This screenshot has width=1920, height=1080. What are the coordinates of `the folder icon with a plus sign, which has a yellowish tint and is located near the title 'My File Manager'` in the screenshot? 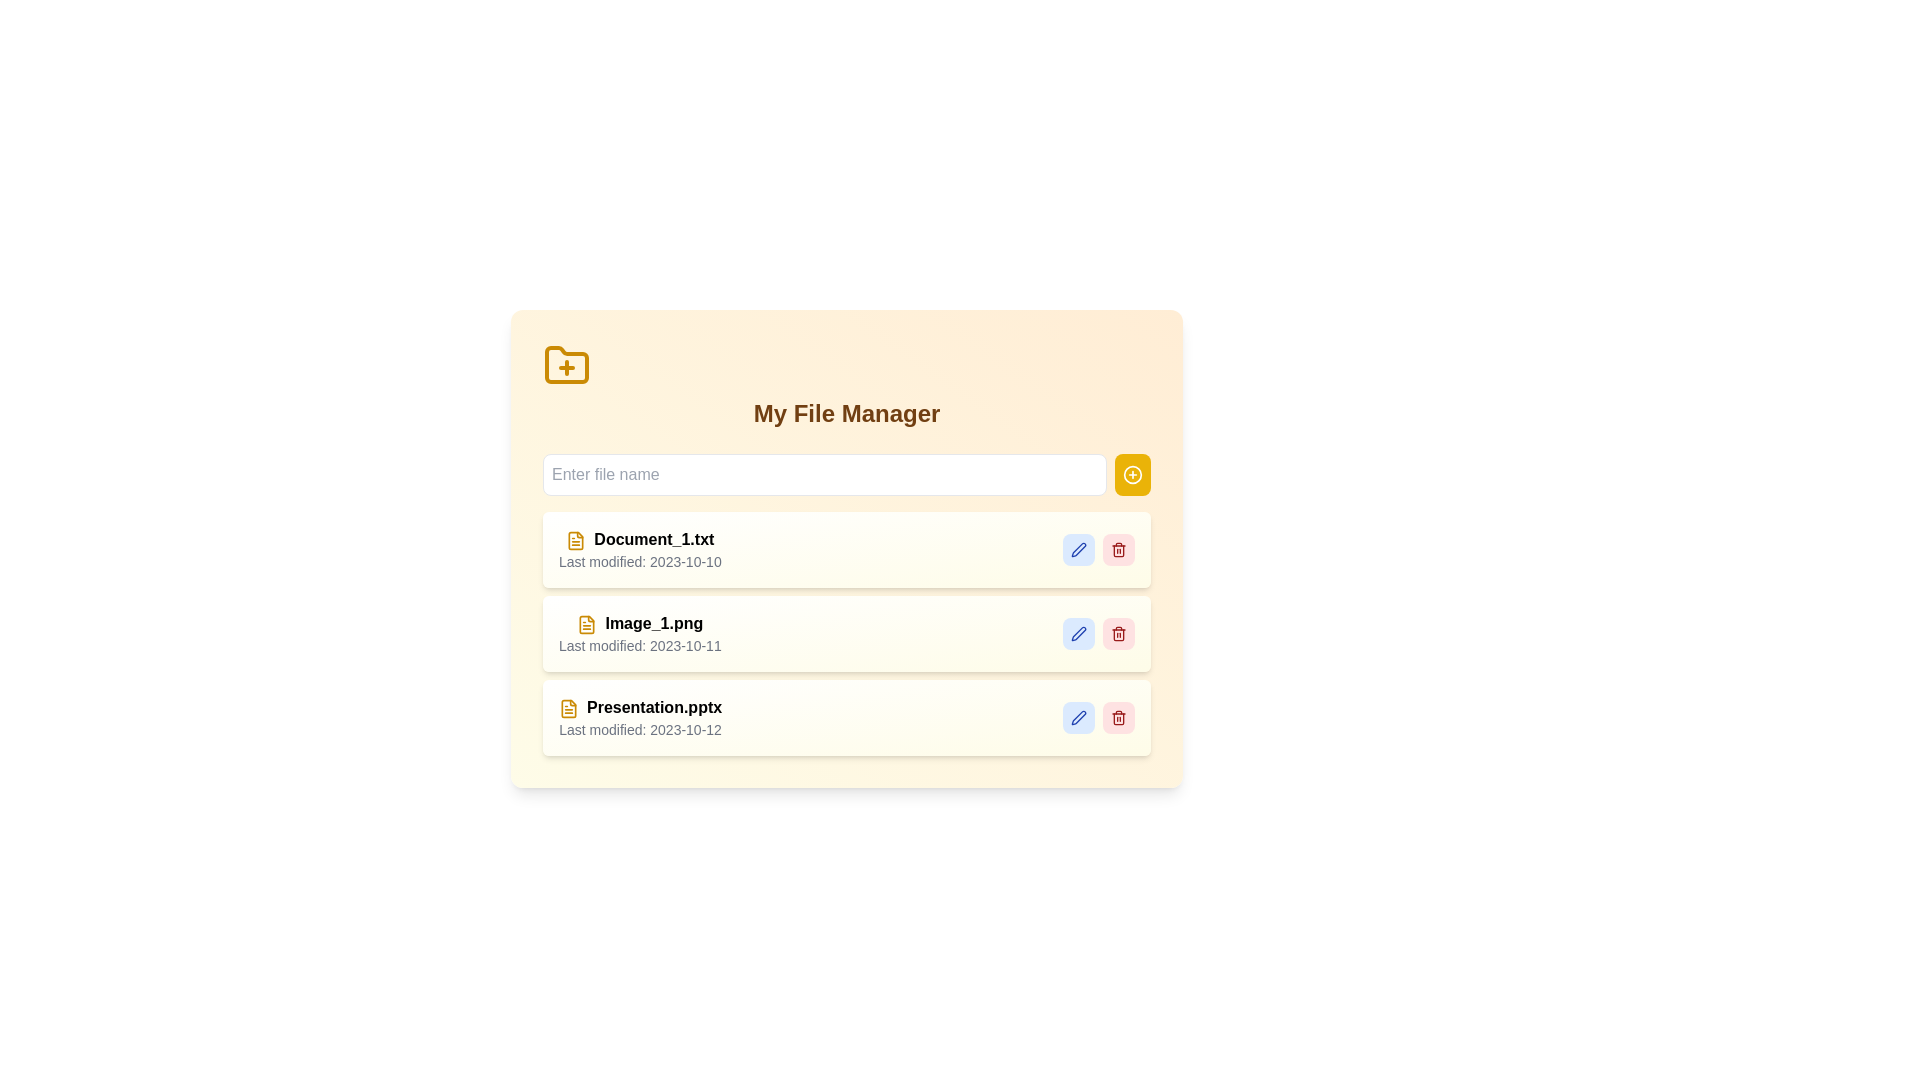 It's located at (565, 365).